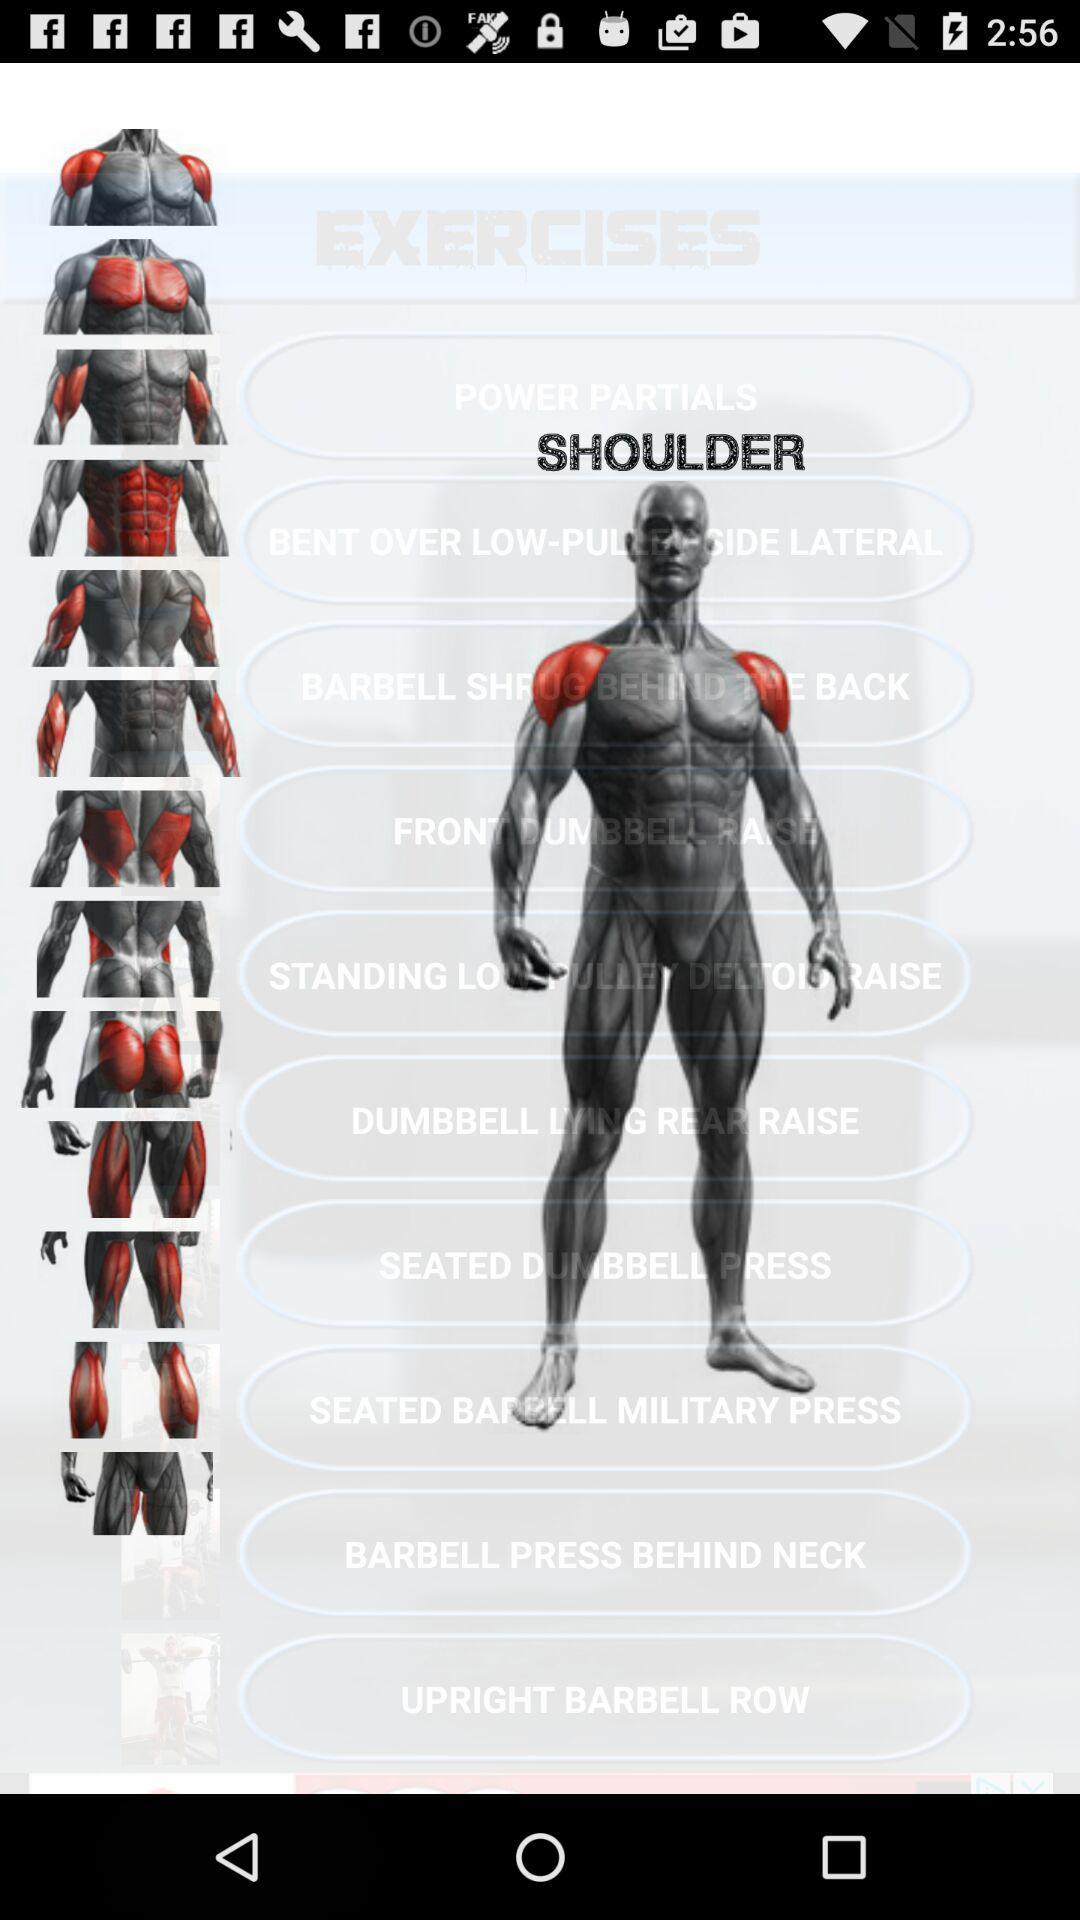 Image resolution: width=1080 pixels, height=1920 pixels. What do you see at coordinates (131, 1051) in the screenshot?
I see `gluteus maximus` at bounding box center [131, 1051].